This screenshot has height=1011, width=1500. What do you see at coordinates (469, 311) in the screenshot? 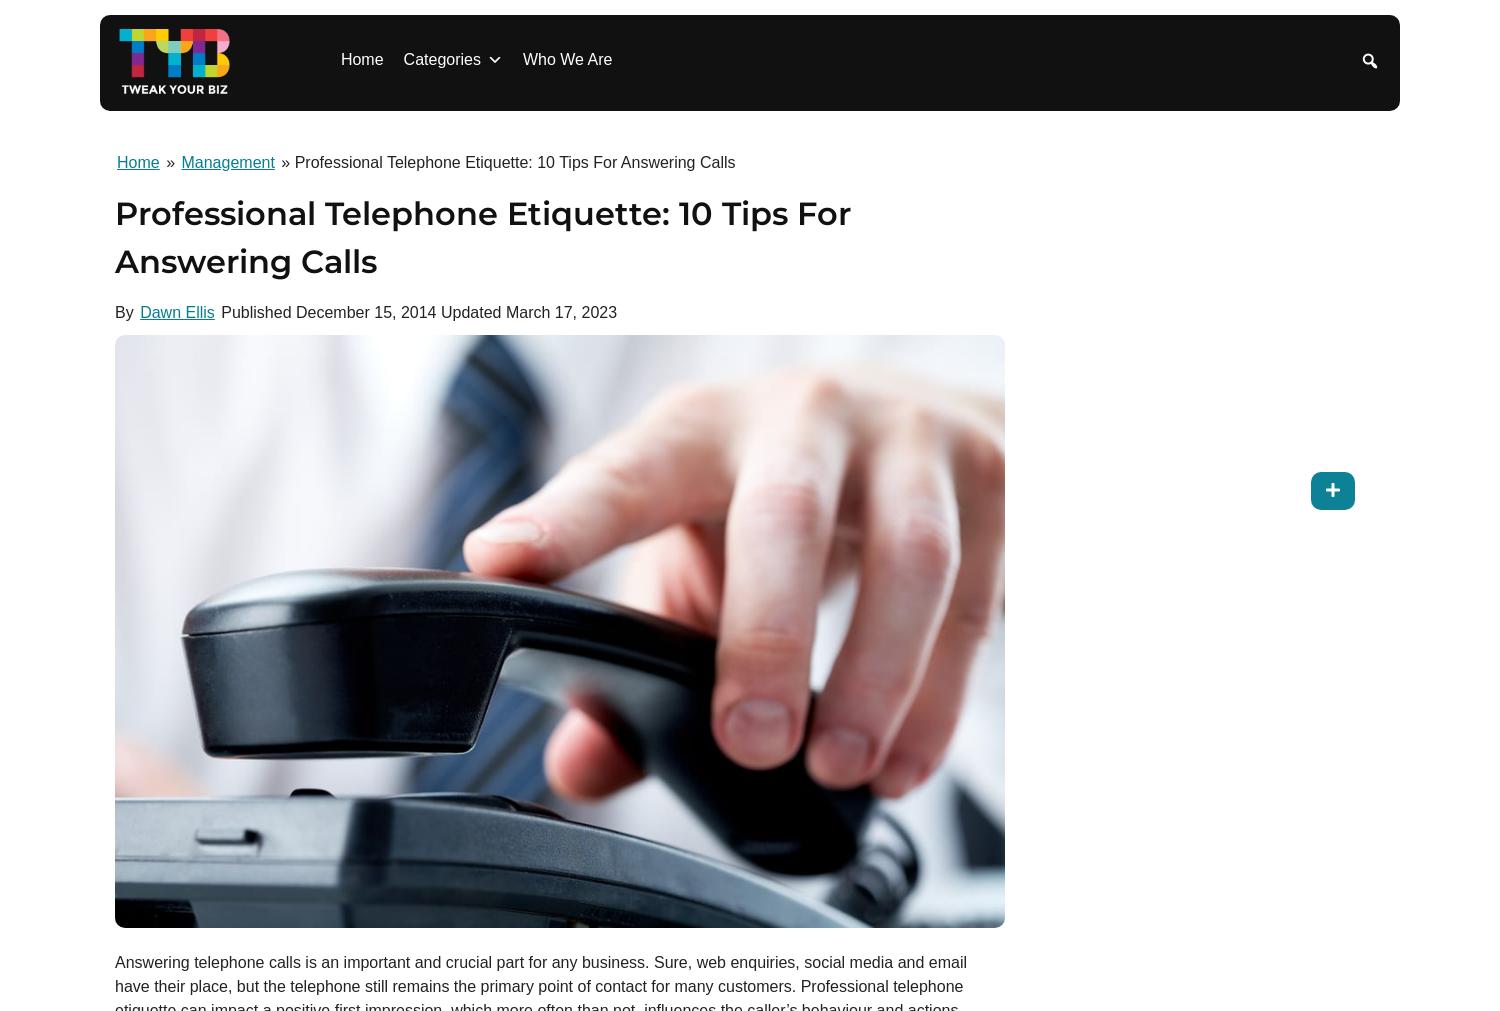
I see `'Updated'` at bounding box center [469, 311].